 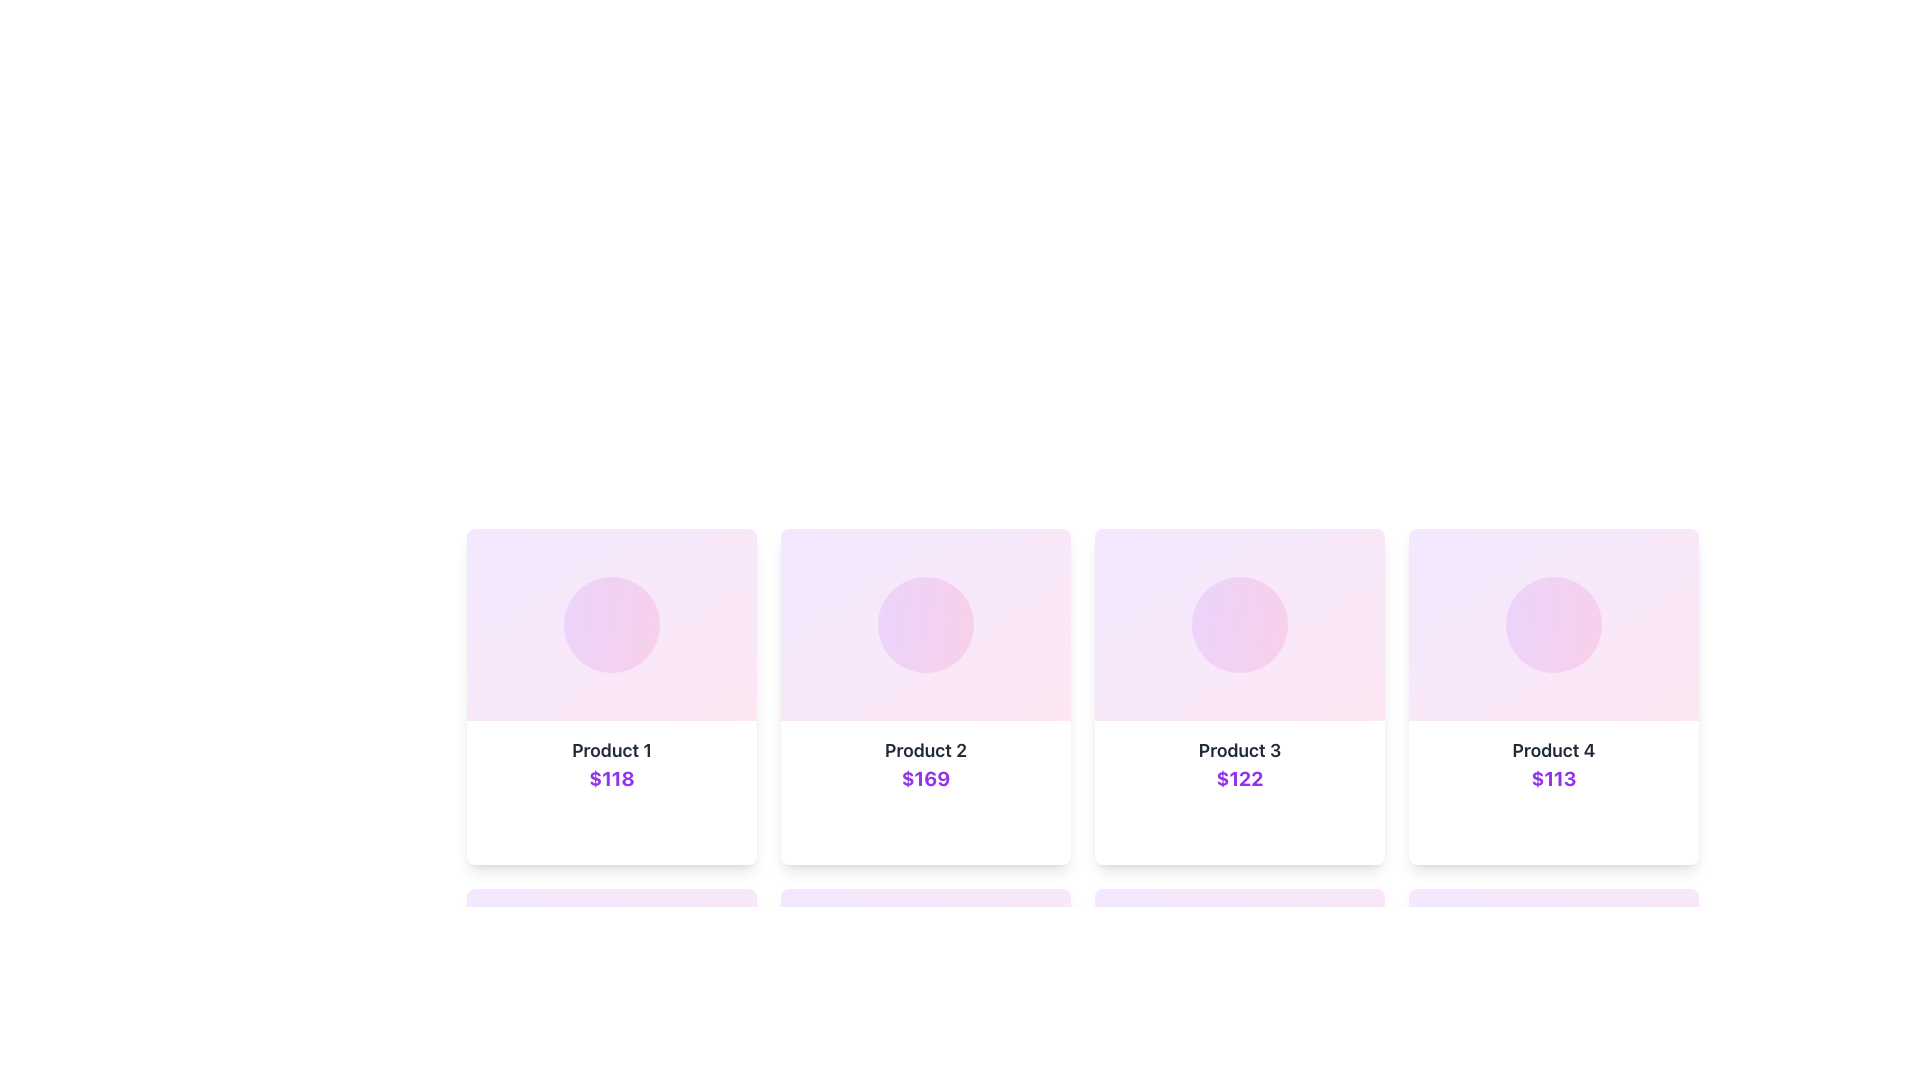 I want to click on the numeric and currency display element showing '$122' in bold purple font, located below 'Product 3' in the third column of a four-column grid layout, so click(x=1238, y=778).